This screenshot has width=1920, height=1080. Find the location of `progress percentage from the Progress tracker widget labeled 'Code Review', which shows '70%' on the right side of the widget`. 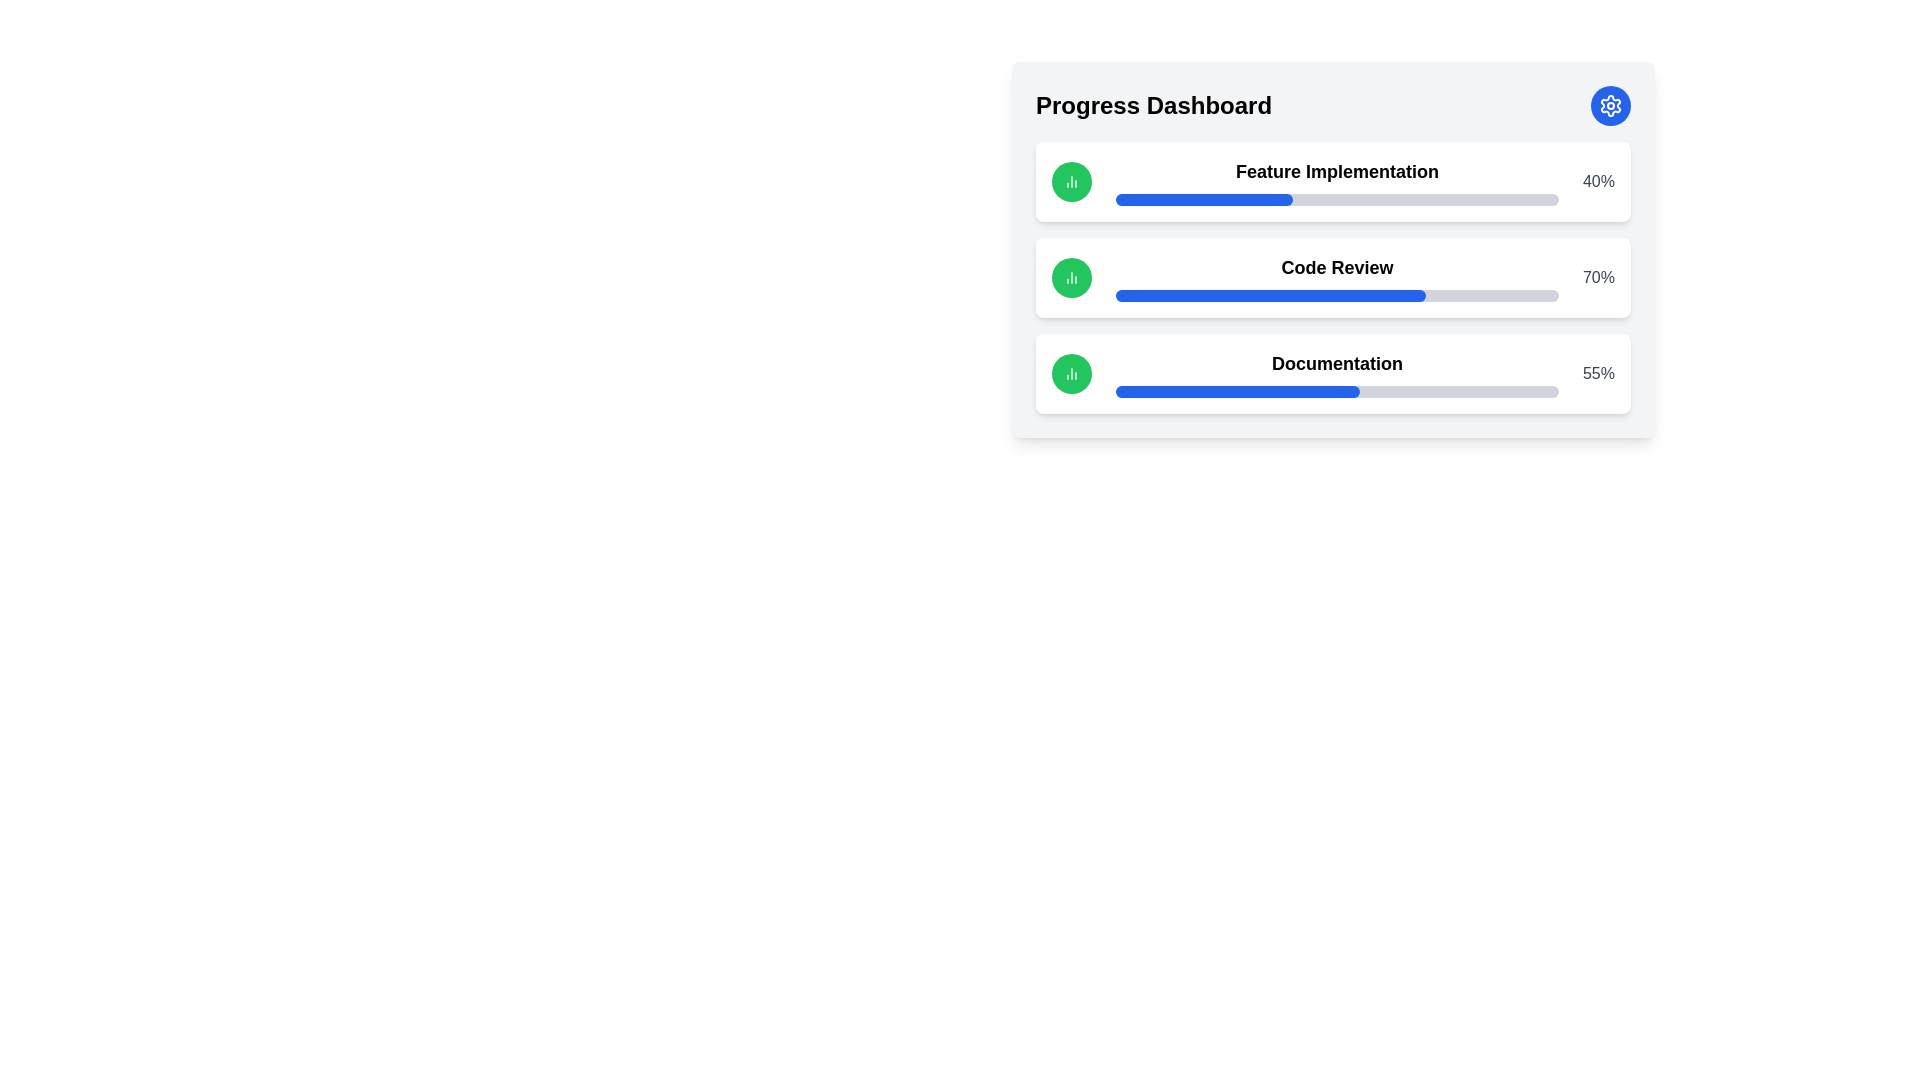

progress percentage from the Progress tracker widget labeled 'Code Review', which shows '70%' on the right side of the widget is located at coordinates (1333, 277).